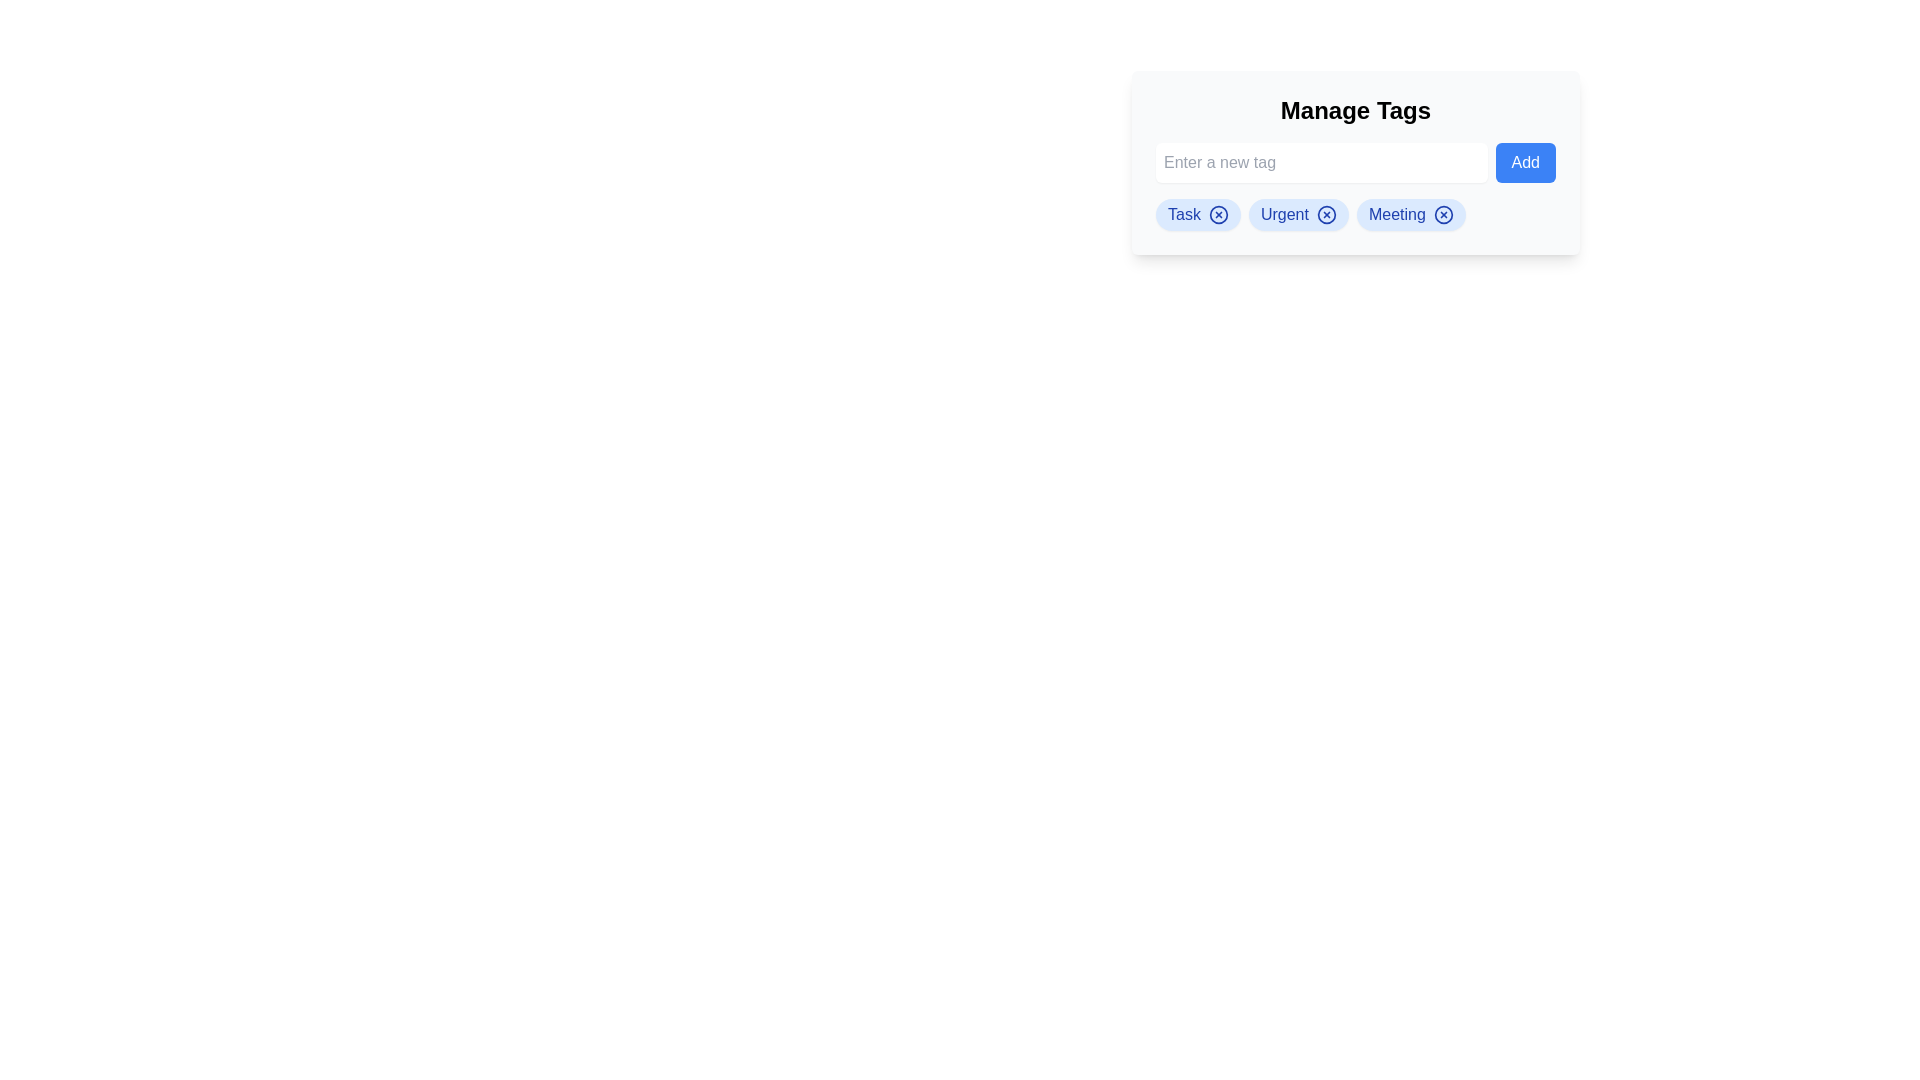 The height and width of the screenshot is (1080, 1920). Describe the element at coordinates (1184, 215) in the screenshot. I see `the 'Task' label, which is styled in bold blue text over a light blue background, located in the 'Manage Tags' section as the first item in the tag list` at that location.